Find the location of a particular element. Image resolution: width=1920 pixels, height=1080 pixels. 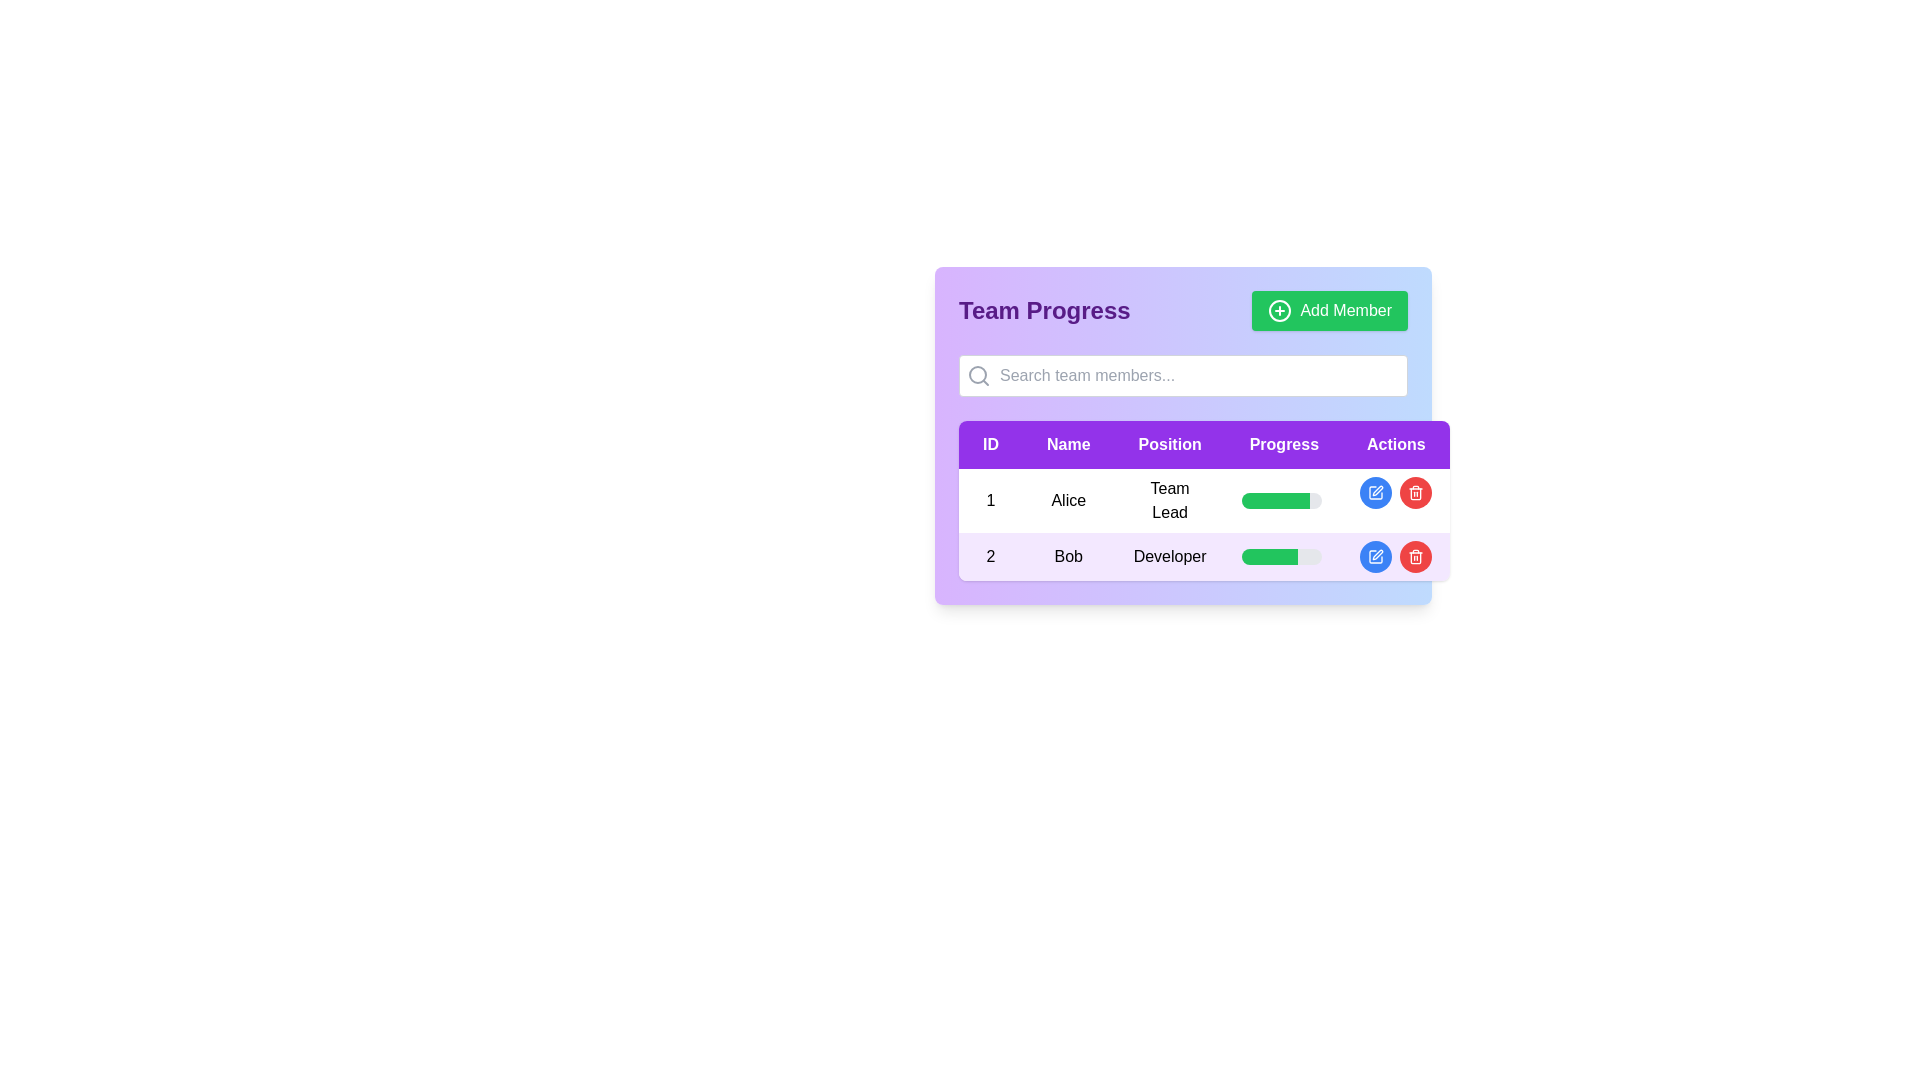

the small rectangular box displaying the numeric text '1' located in the row for 'Alice, Team Lead' within the table is located at coordinates (990, 500).